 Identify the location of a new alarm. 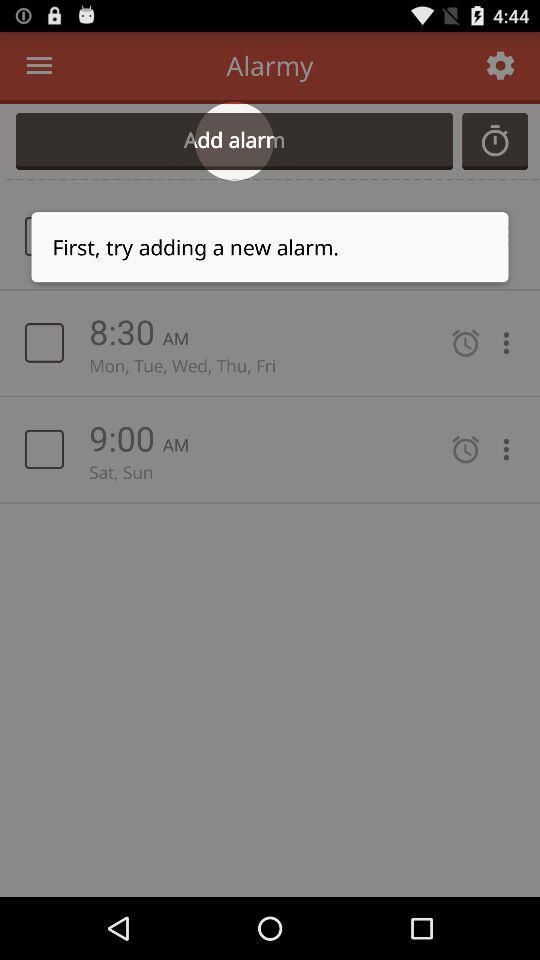
(494, 140).